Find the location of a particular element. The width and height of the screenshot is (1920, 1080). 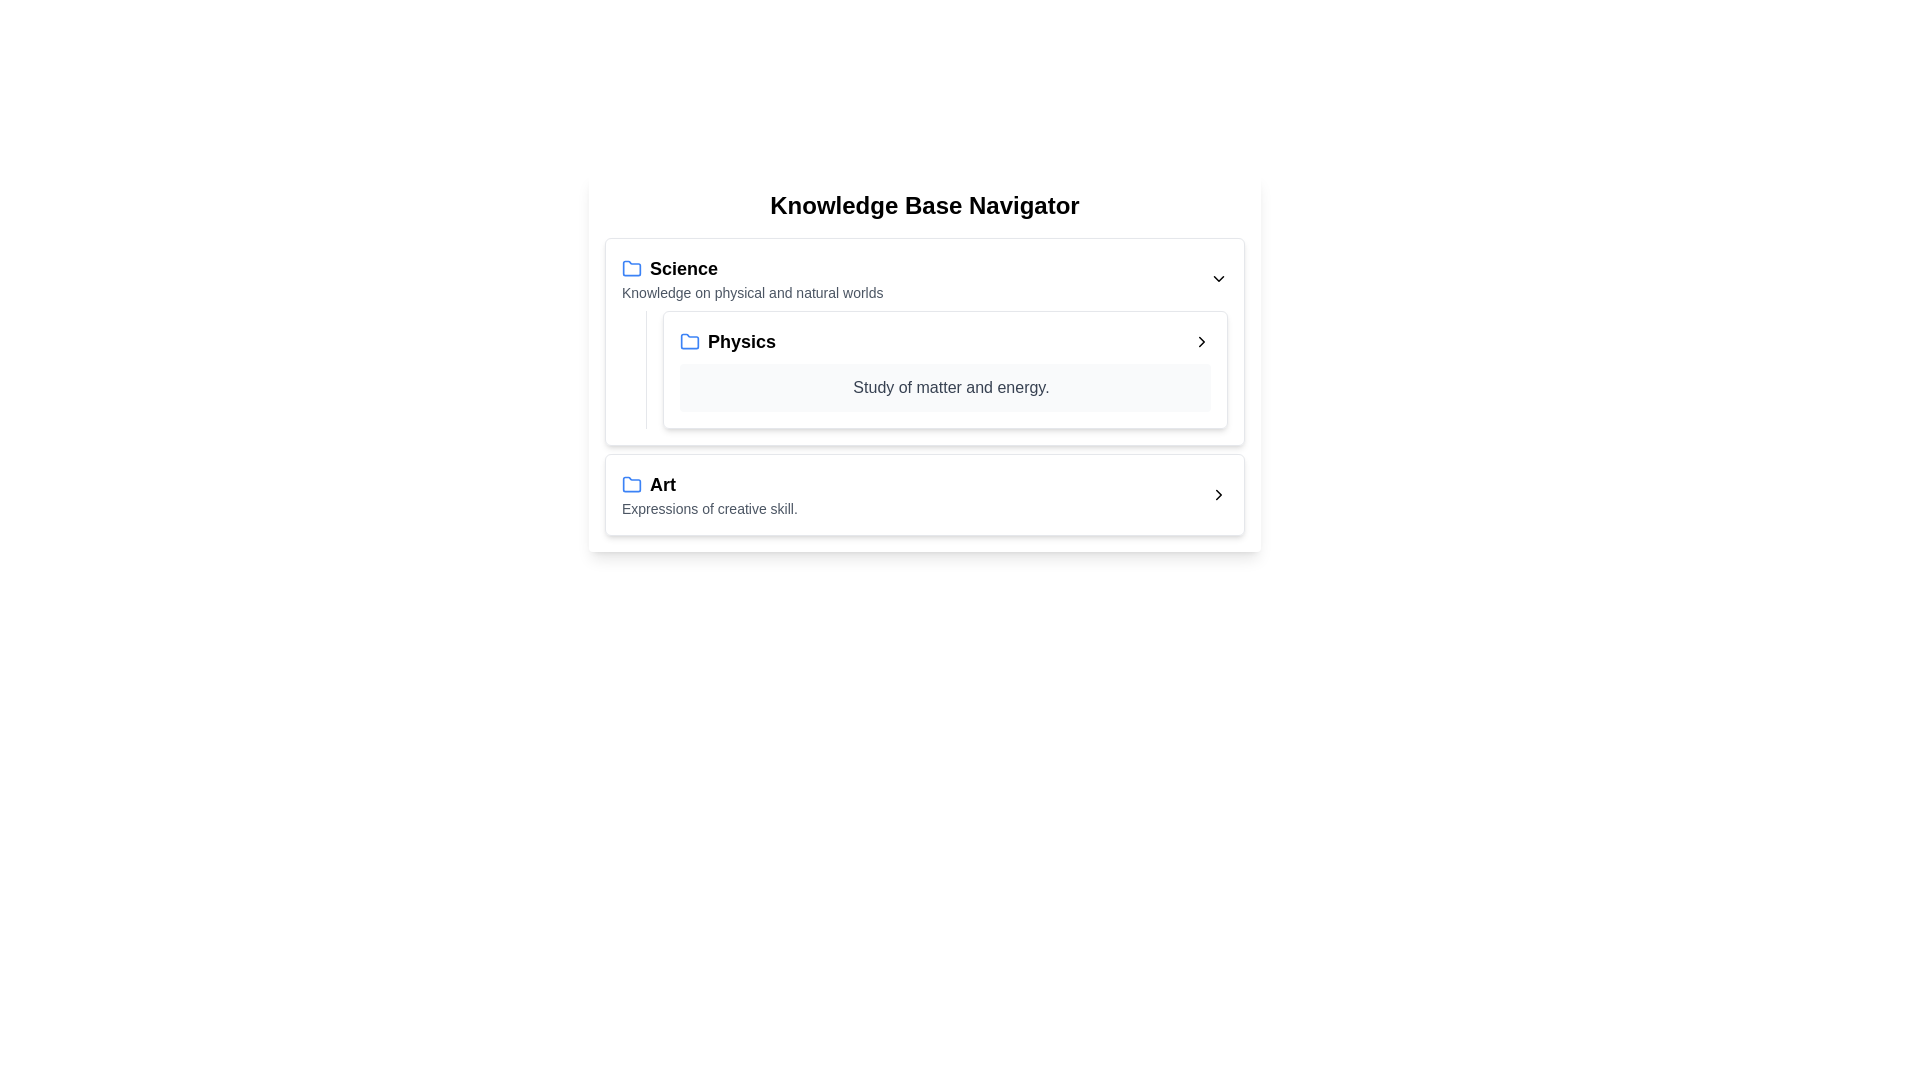

the chevron icon located on the far right side of the 'Physics' section is located at coordinates (1200, 341).